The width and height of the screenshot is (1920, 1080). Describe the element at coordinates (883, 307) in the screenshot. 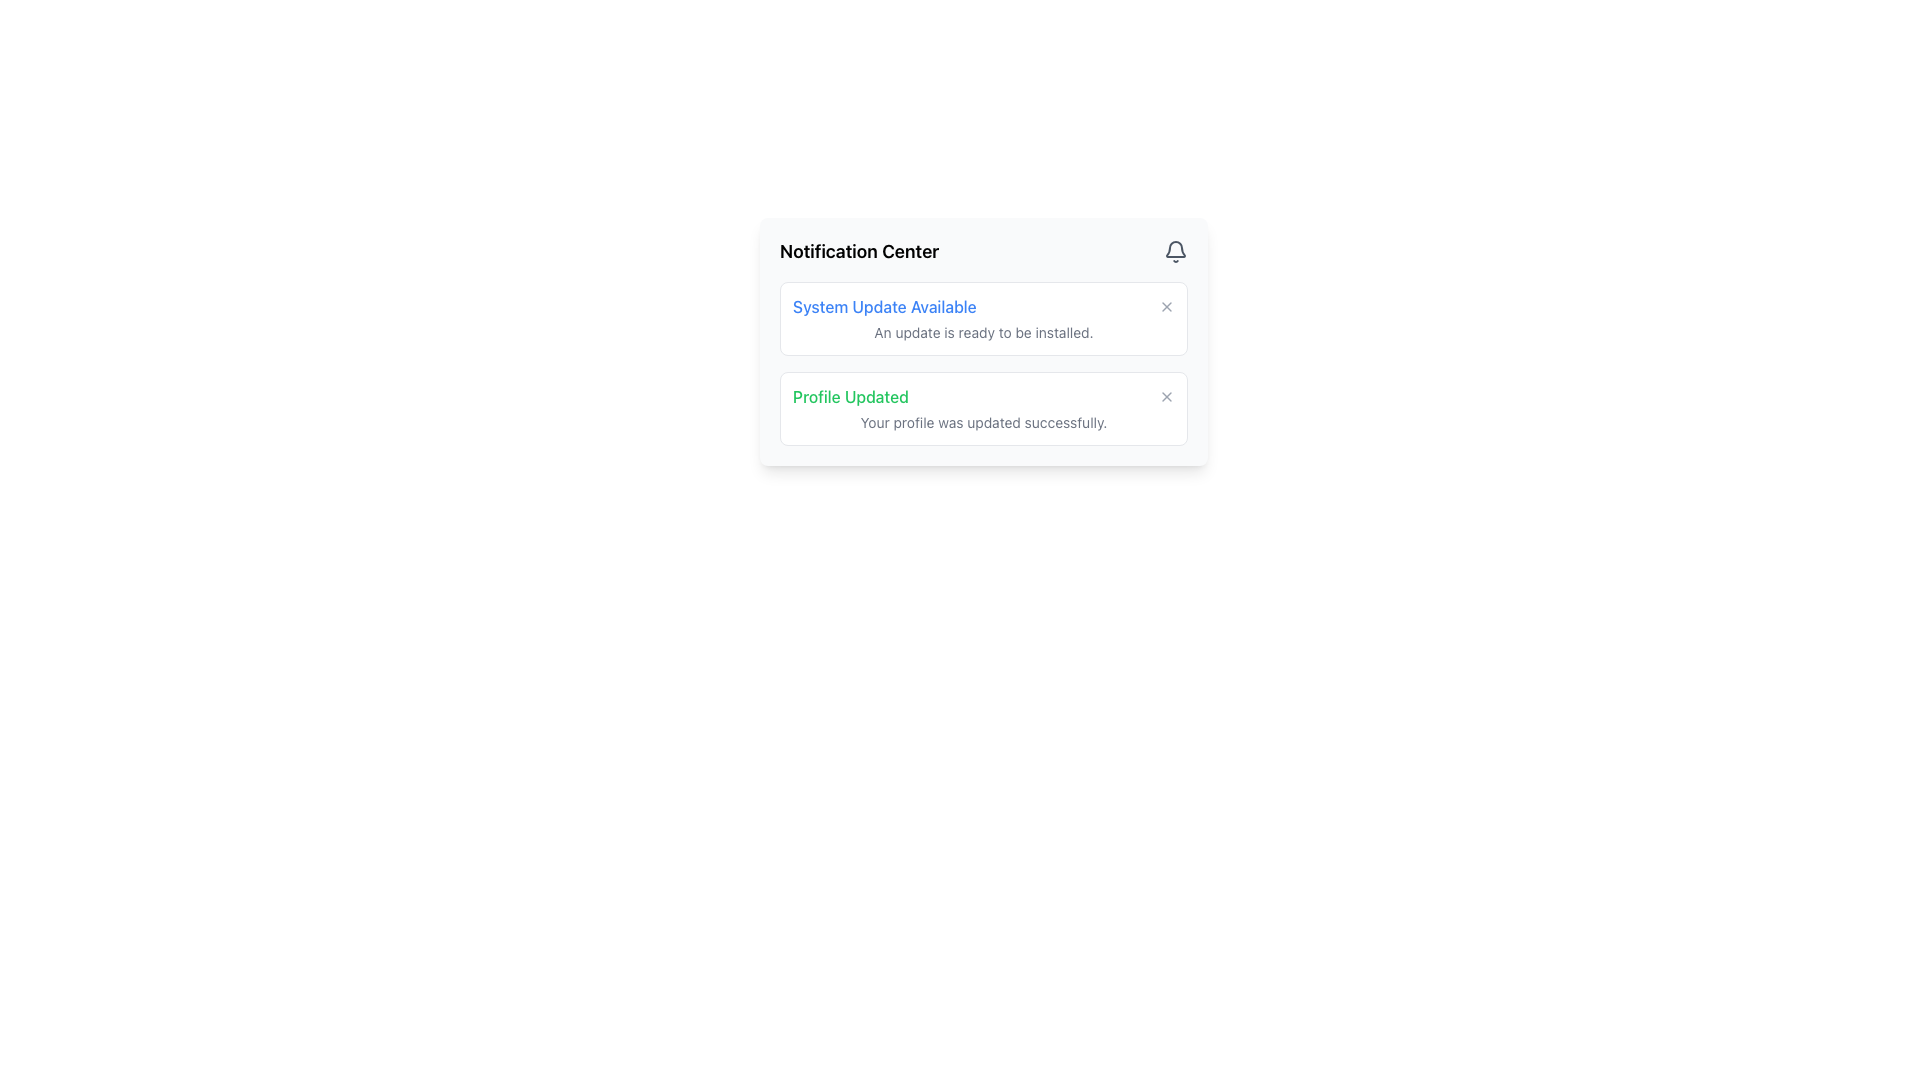

I see `the information conveyed by the 'System Update Available' text label located in the upper part of the notification list, directly under the 'Notification Center' header` at that location.